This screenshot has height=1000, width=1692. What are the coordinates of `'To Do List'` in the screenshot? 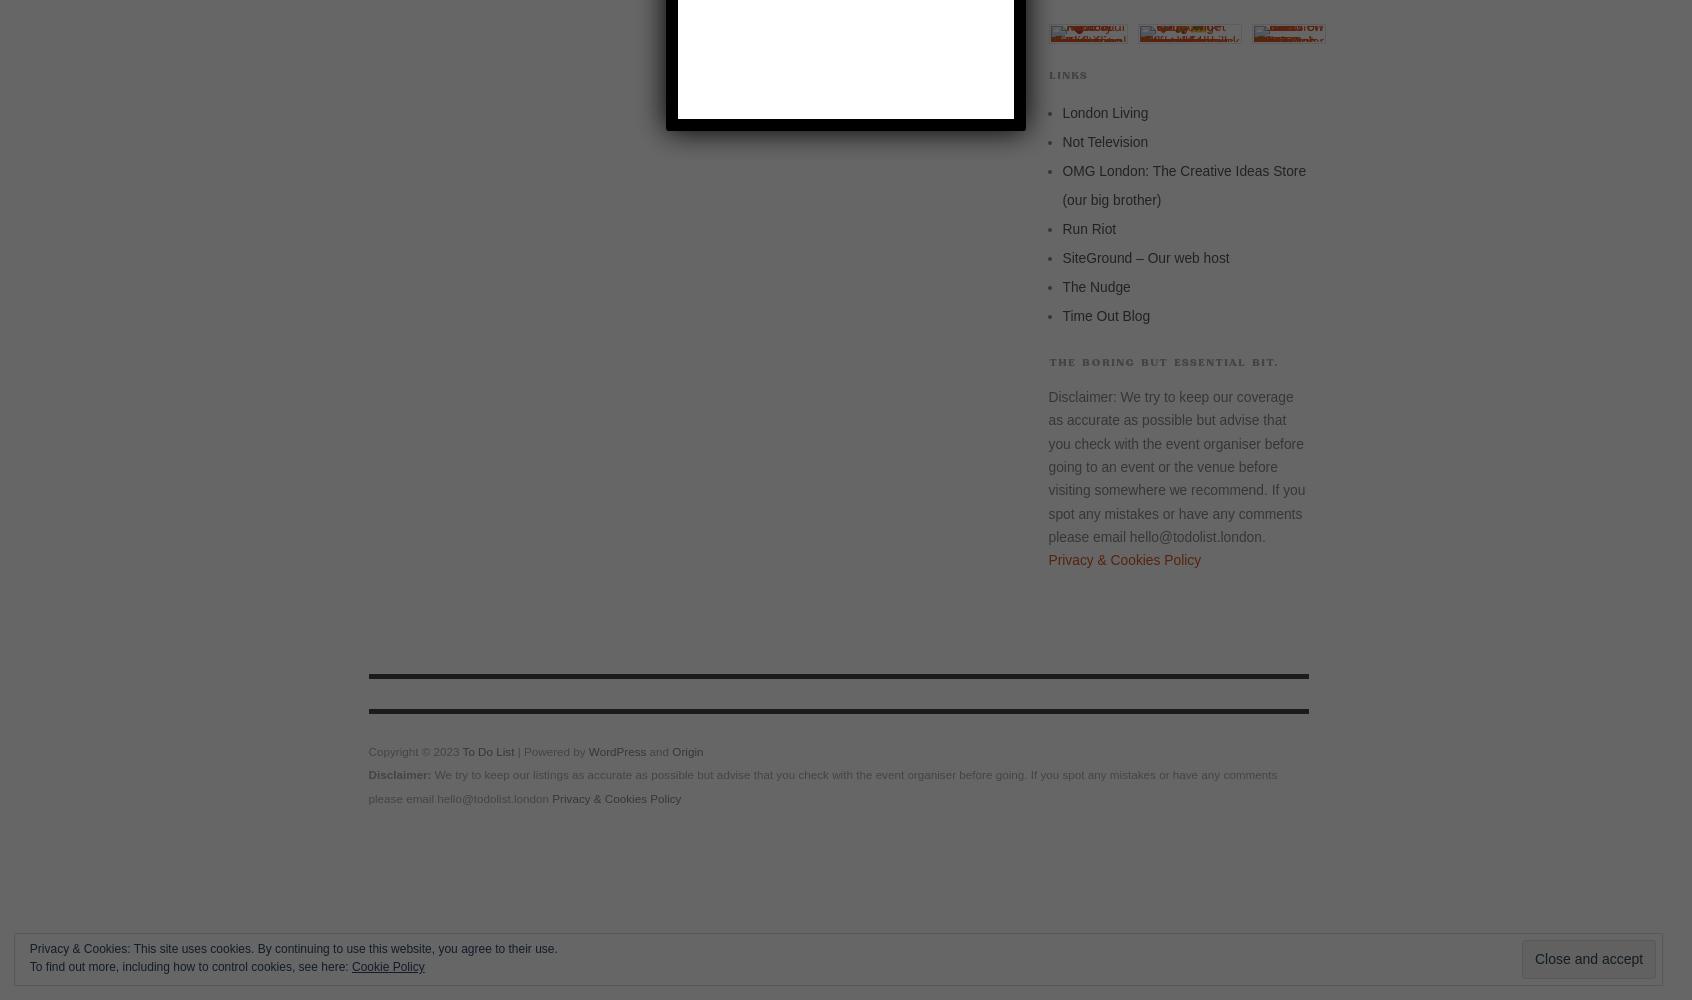 It's located at (486, 751).